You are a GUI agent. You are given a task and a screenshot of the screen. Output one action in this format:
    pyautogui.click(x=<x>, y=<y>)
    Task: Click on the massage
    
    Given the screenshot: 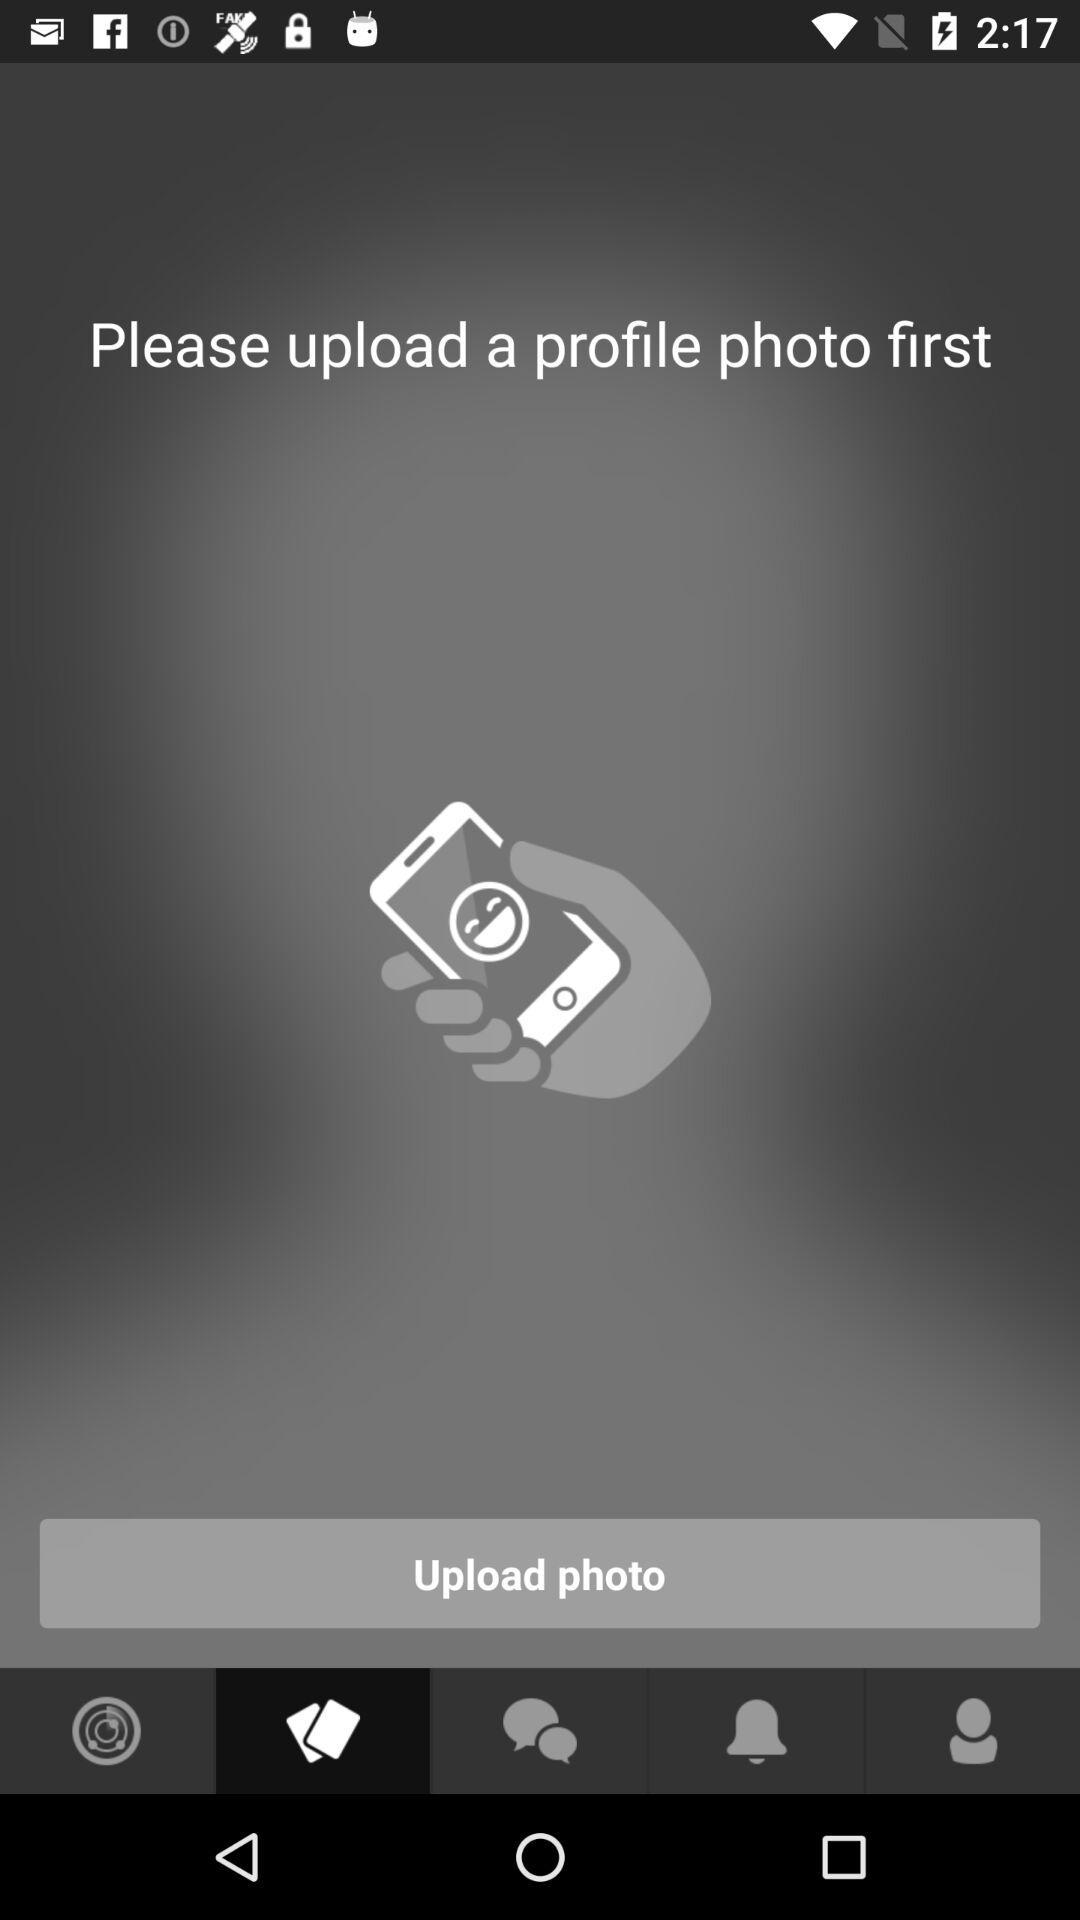 What is the action you would take?
    pyautogui.click(x=538, y=1730)
    